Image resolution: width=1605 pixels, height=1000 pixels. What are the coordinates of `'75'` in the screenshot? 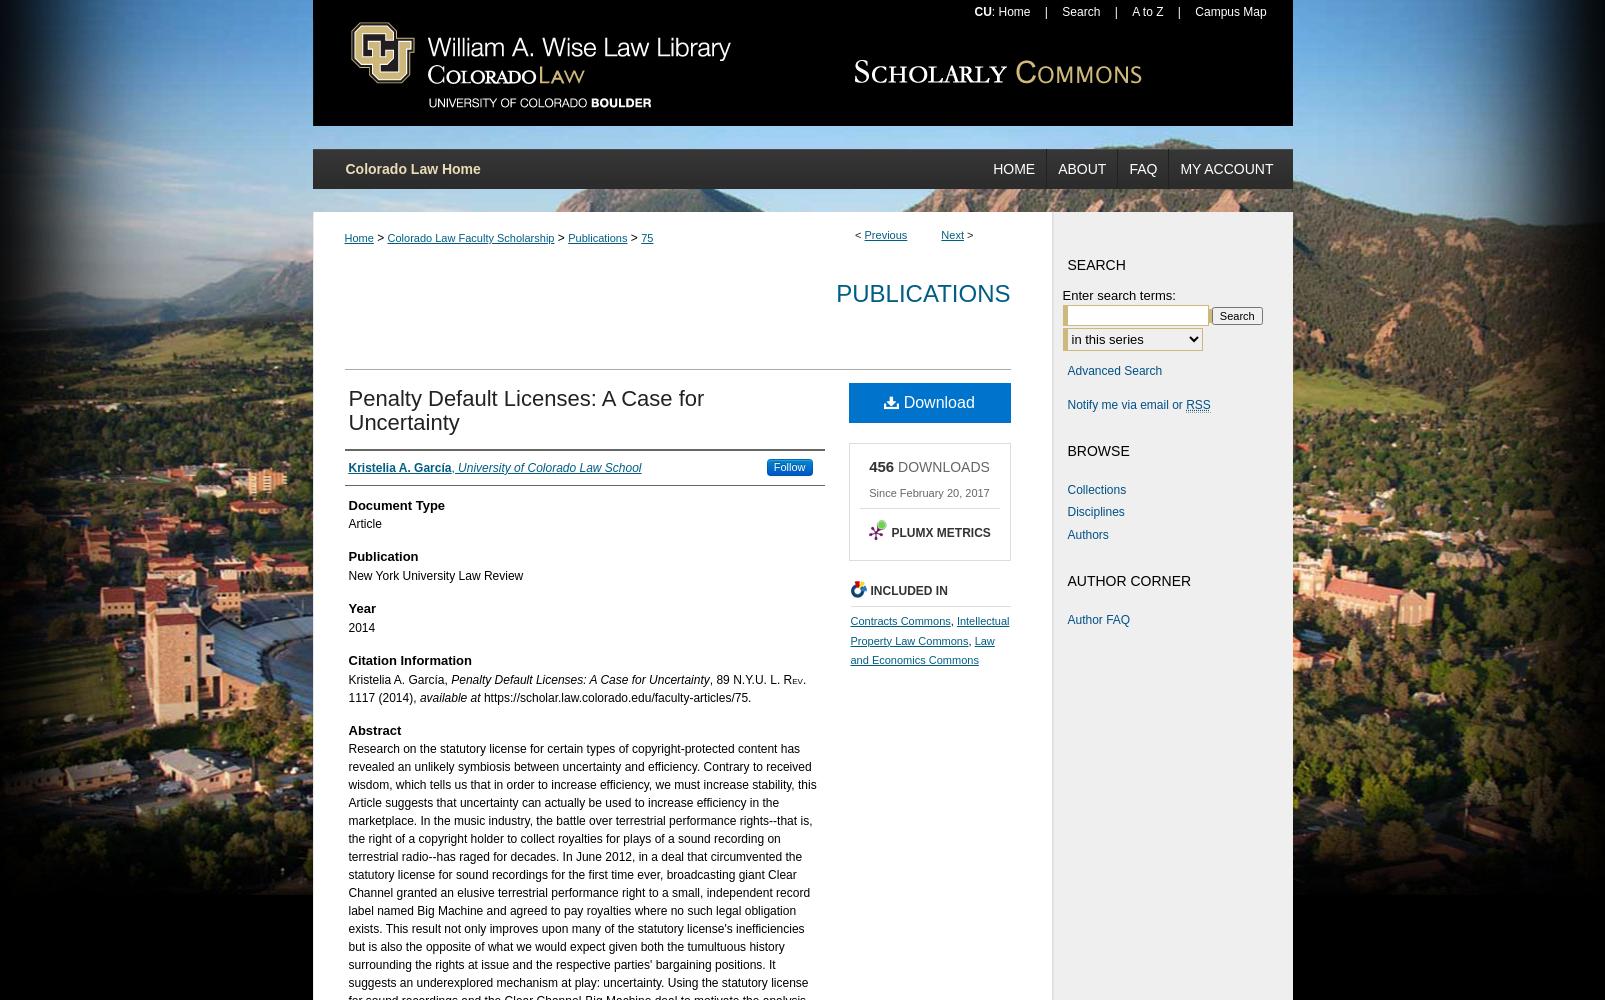 It's located at (641, 237).